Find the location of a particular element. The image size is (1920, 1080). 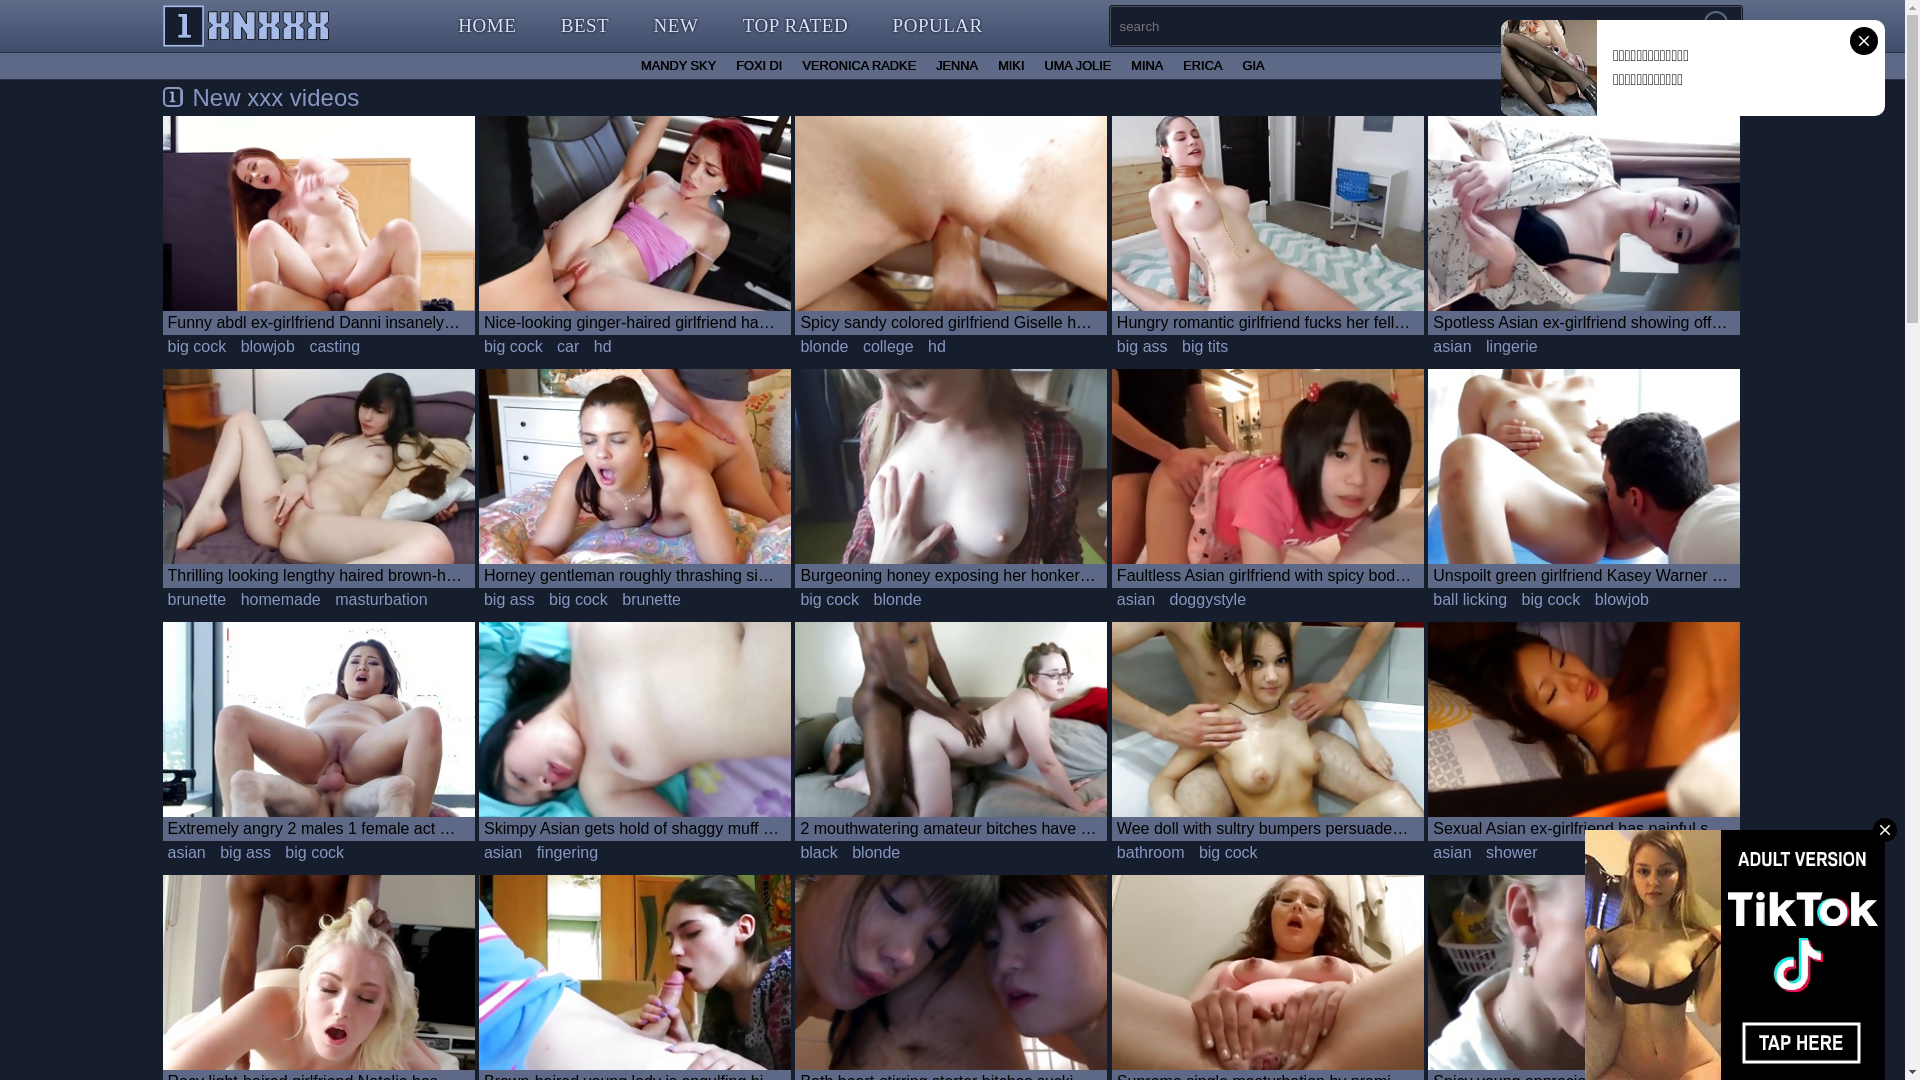

'fingering' is located at coordinates (566, 852).